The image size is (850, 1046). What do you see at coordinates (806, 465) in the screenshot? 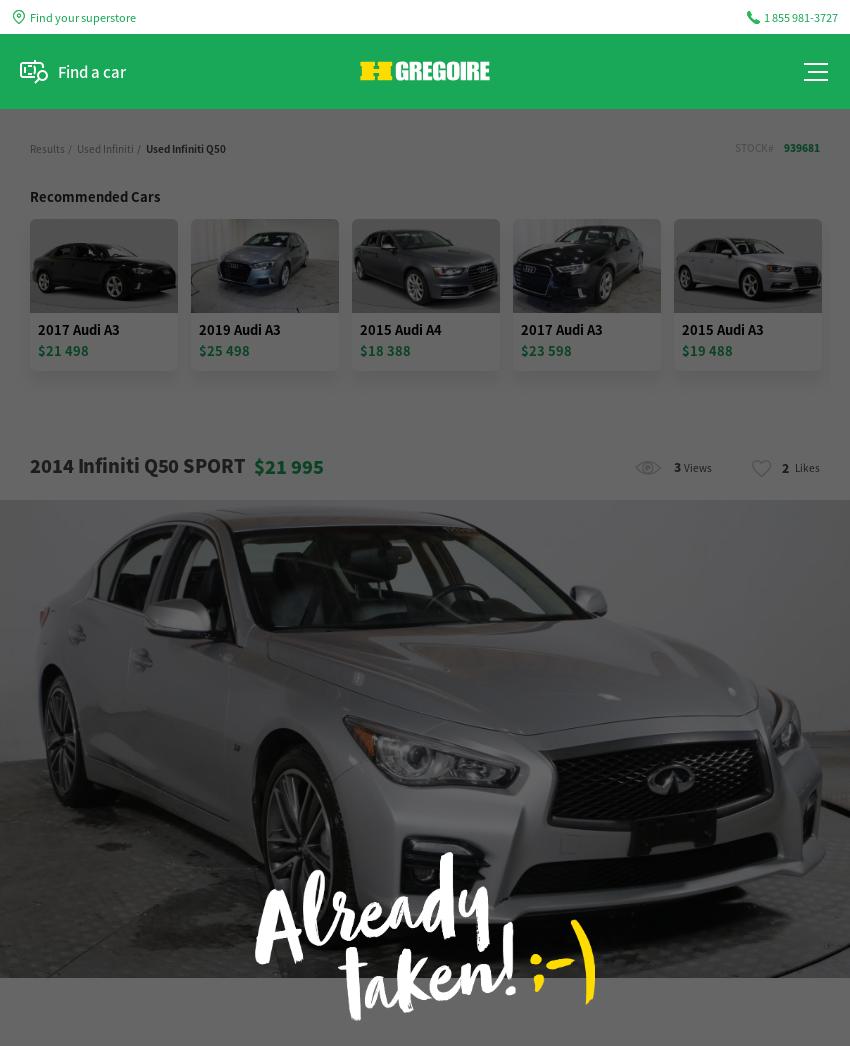
I see `'Likes'` at bounding box center [806, 465].